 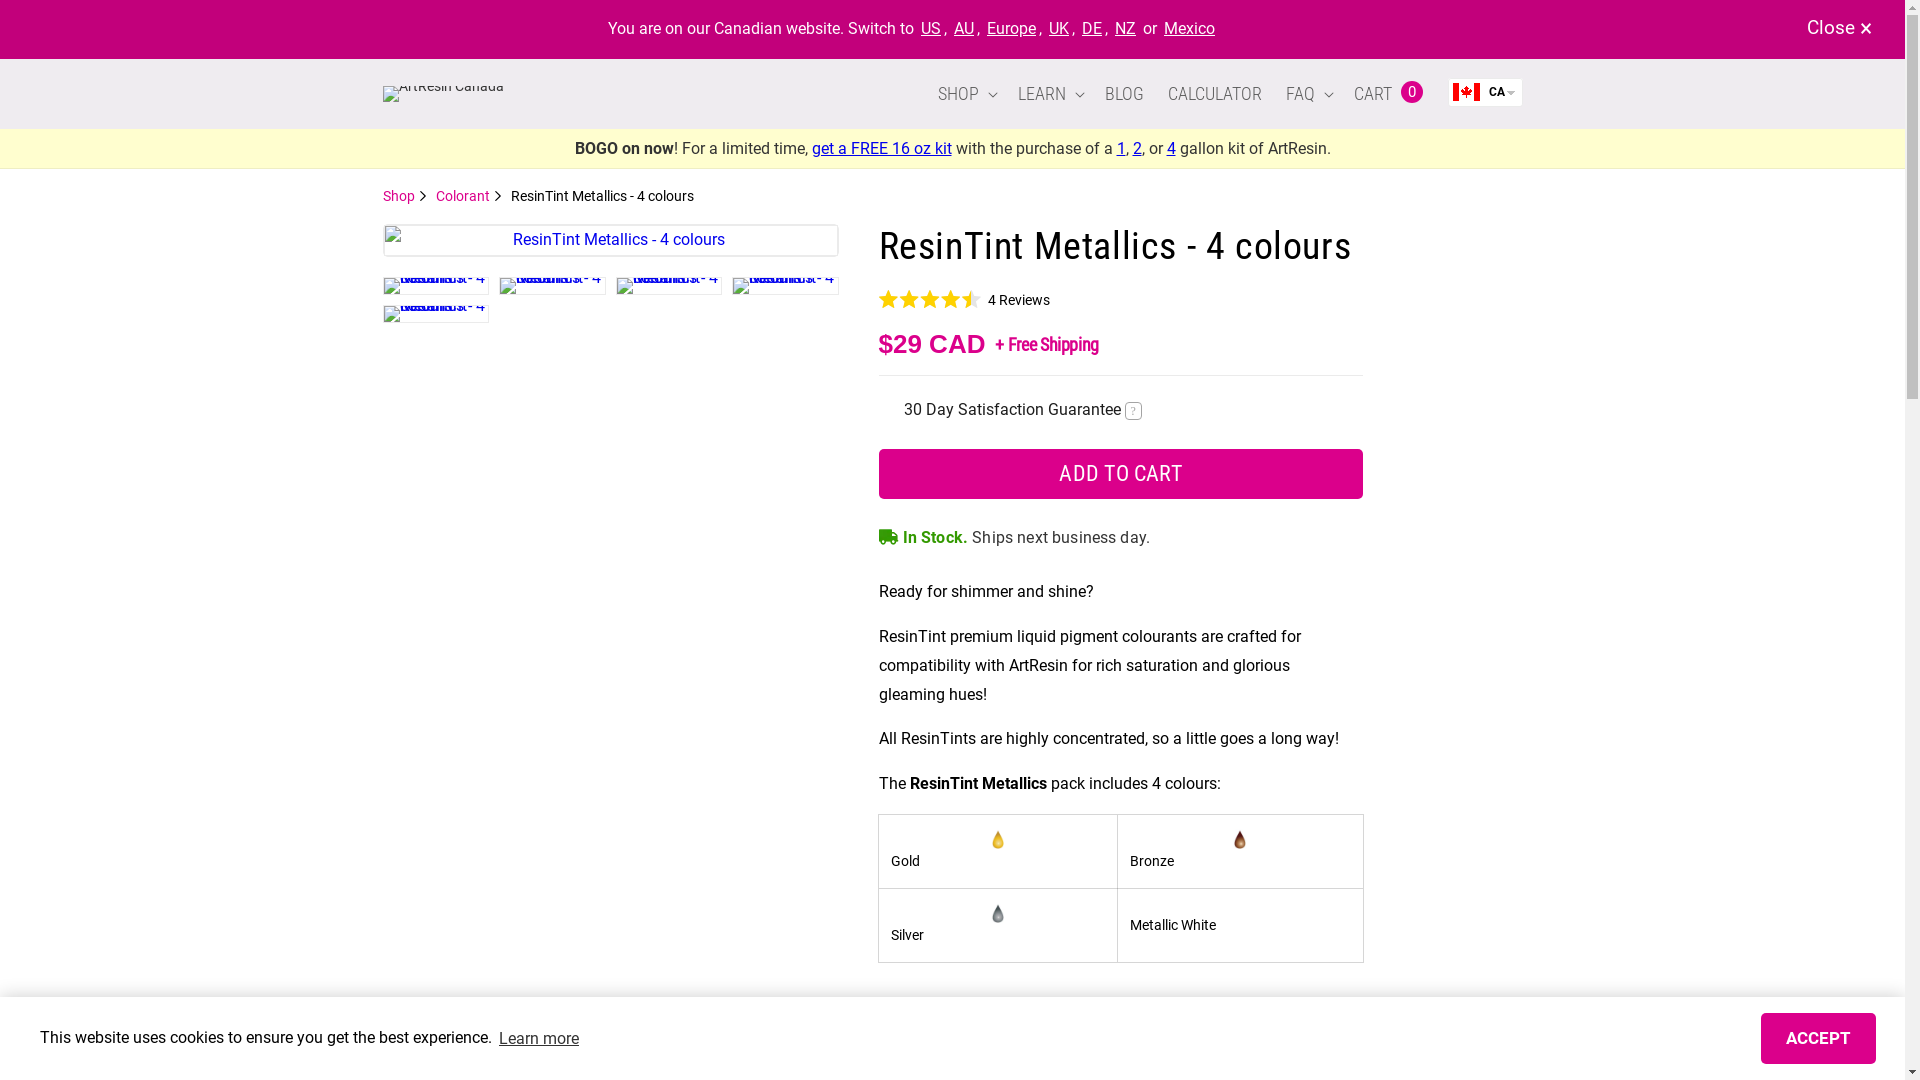 I want to click on 'CART', so click(x=1368, y=93).